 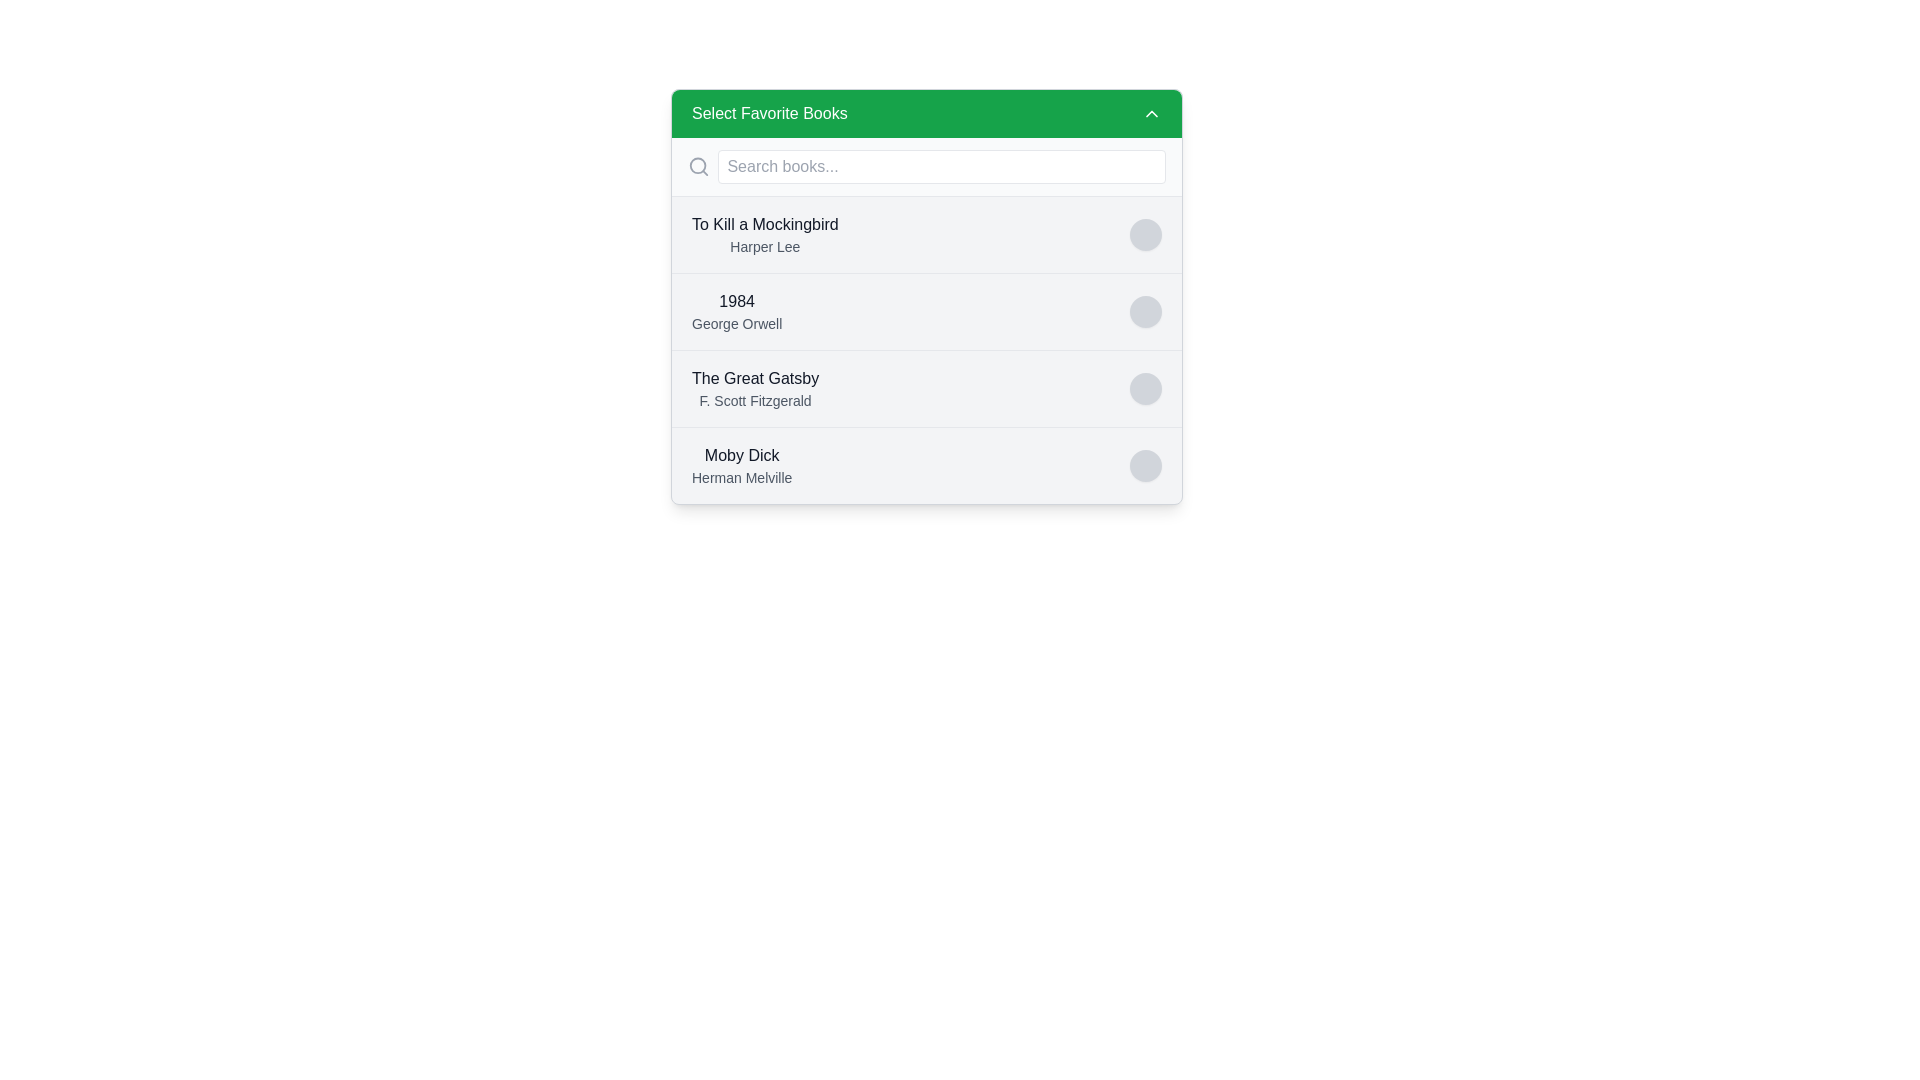 I want to click on the list item displaying the book title '1984' by author 'George Orwell' to make a selection, so click(x=925, y=297).